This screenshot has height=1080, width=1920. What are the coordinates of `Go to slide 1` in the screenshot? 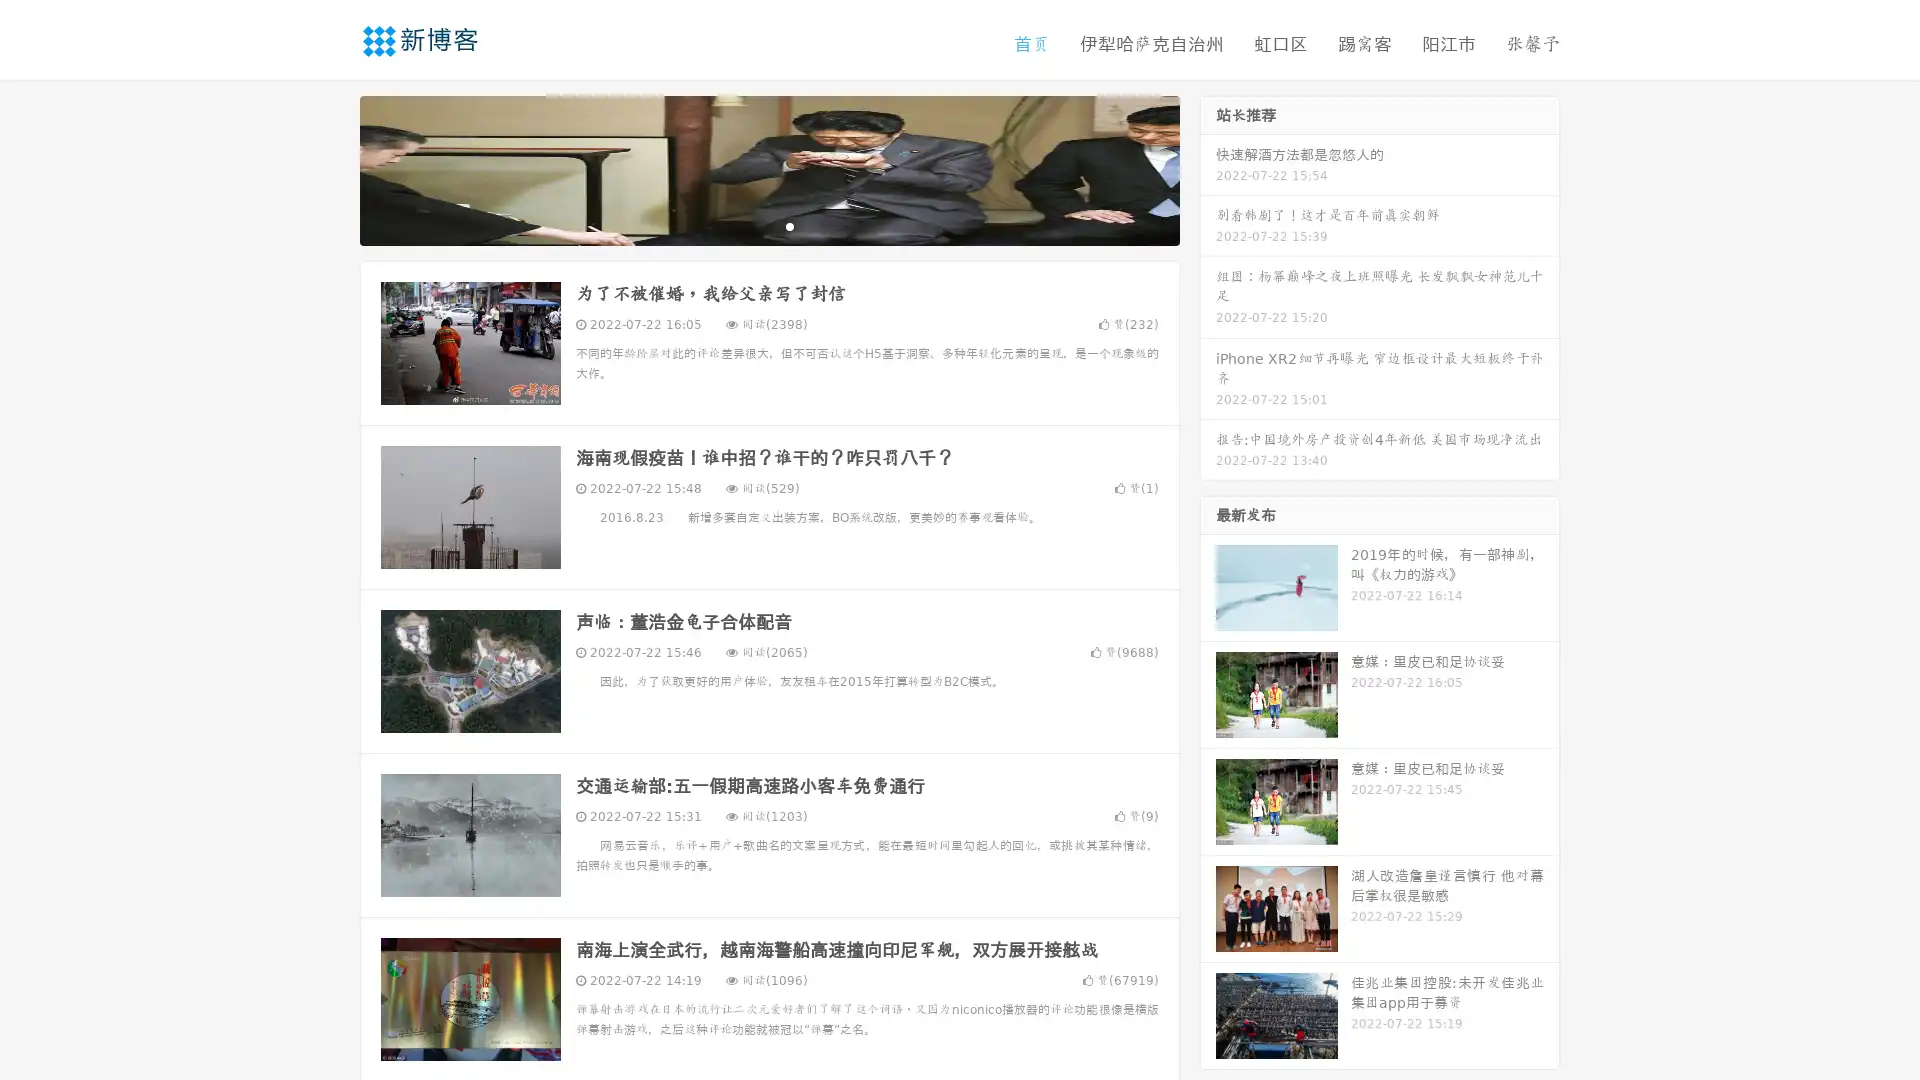 It's located at (748, 225).